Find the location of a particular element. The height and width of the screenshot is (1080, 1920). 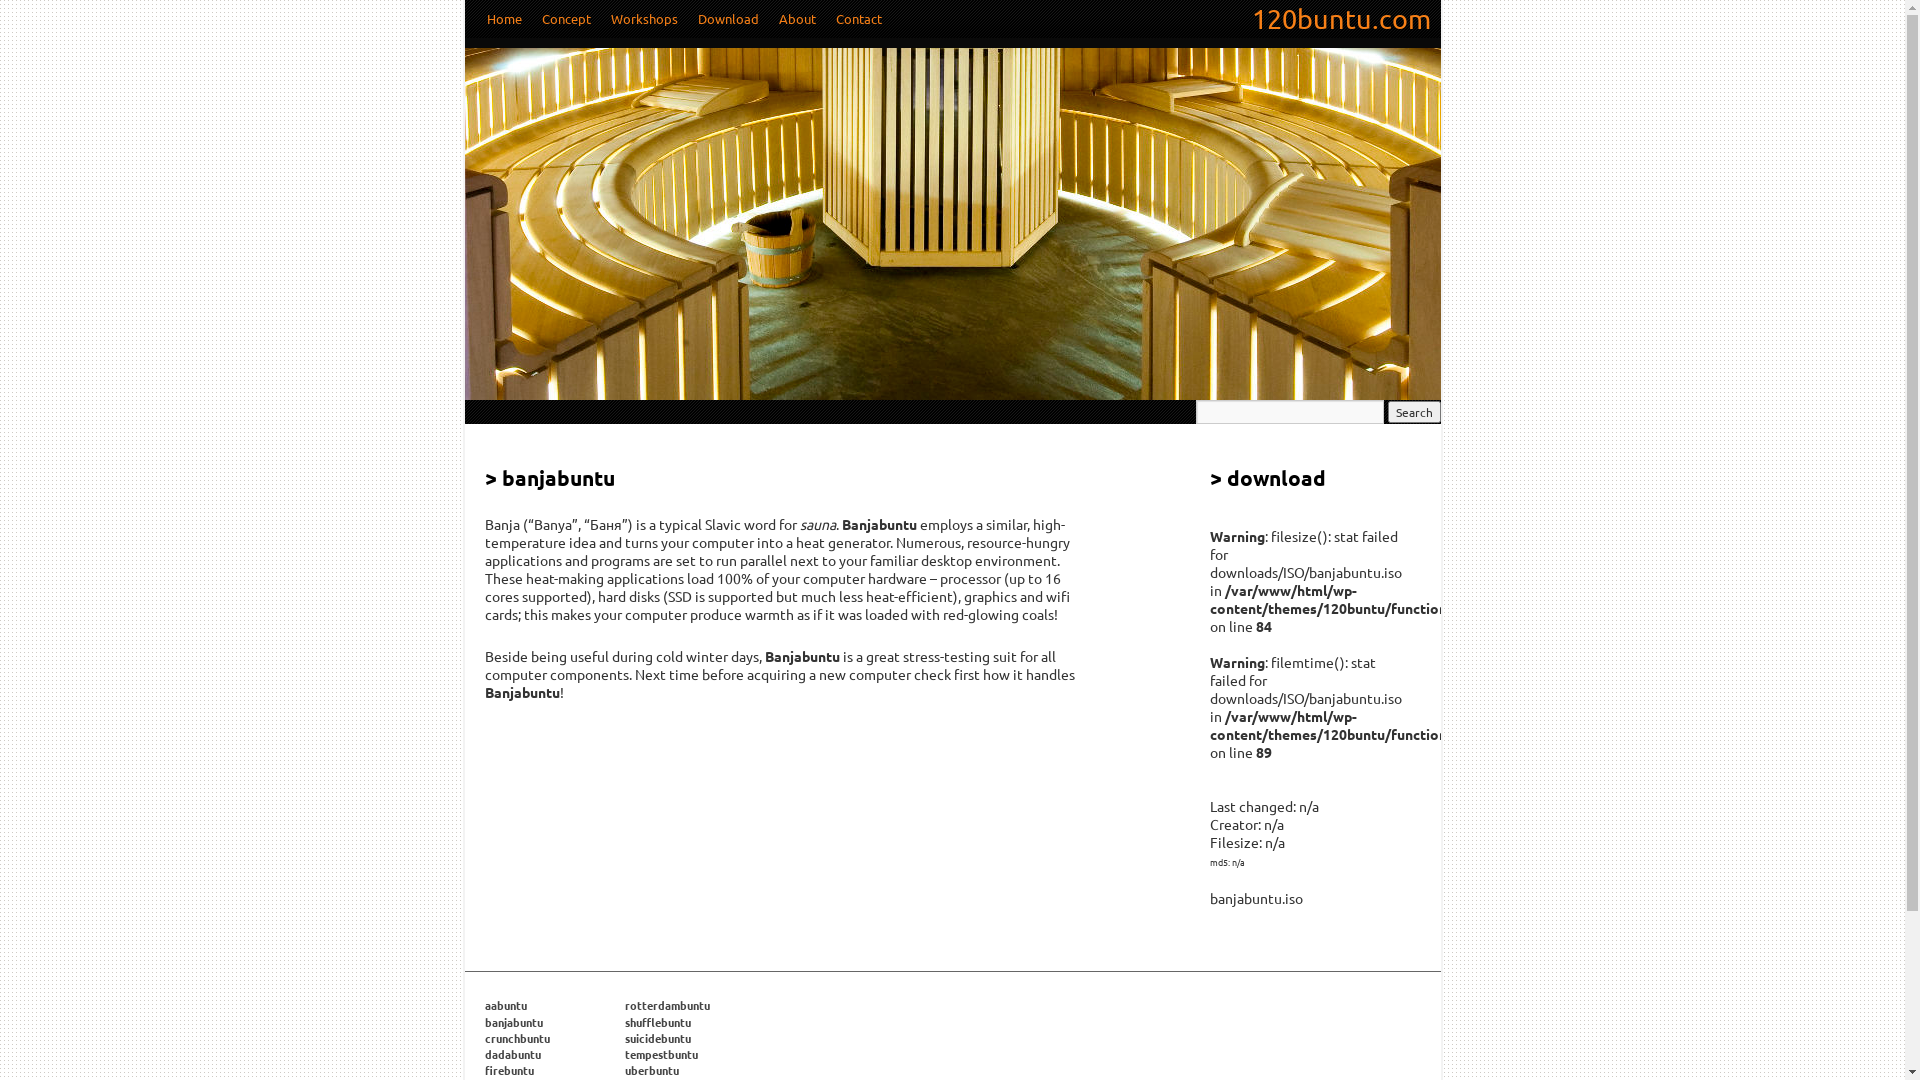

'dadabuntu' is located at coordinates (484, 1052).